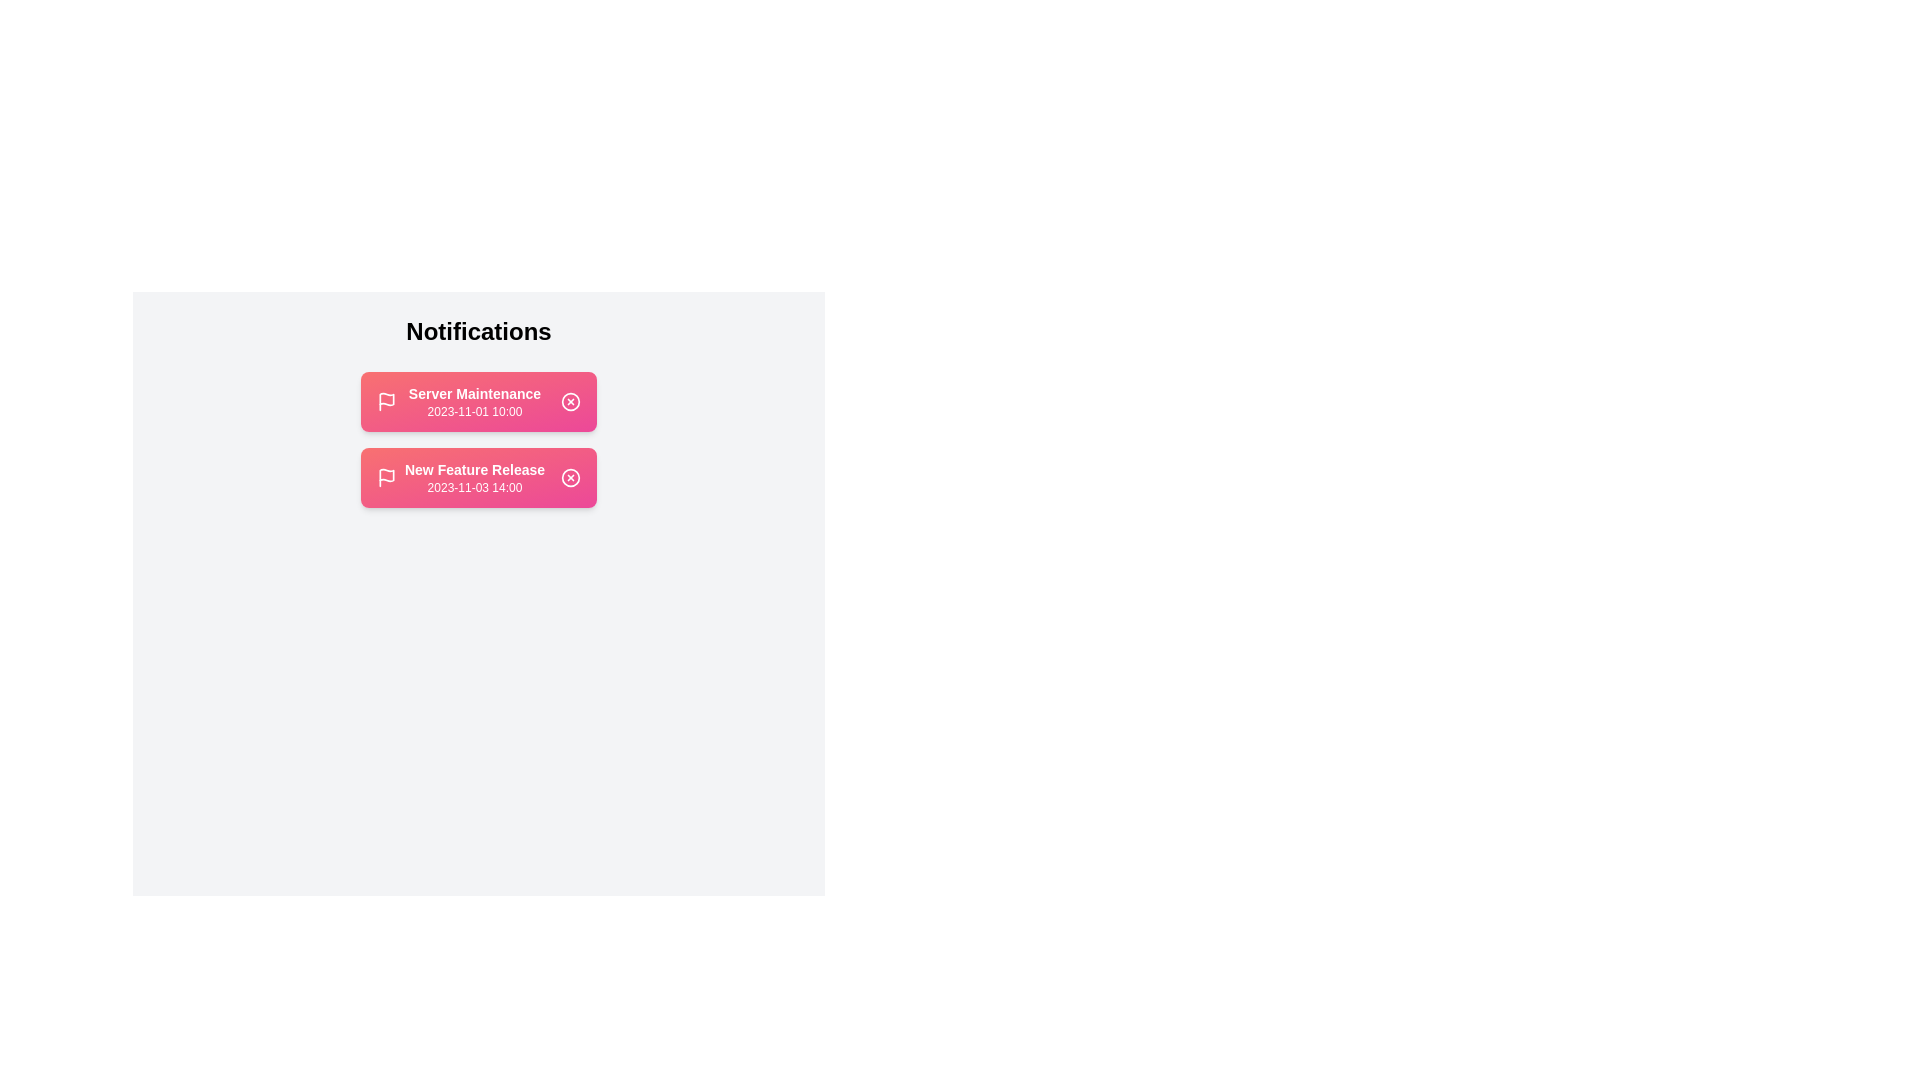 The height and width of the screenshot is (1080, 1920). Describe the element at coordinates (570, 401) in the screenshot. I see `remove button for the notification titled 'Server Maintenance'` at that location.